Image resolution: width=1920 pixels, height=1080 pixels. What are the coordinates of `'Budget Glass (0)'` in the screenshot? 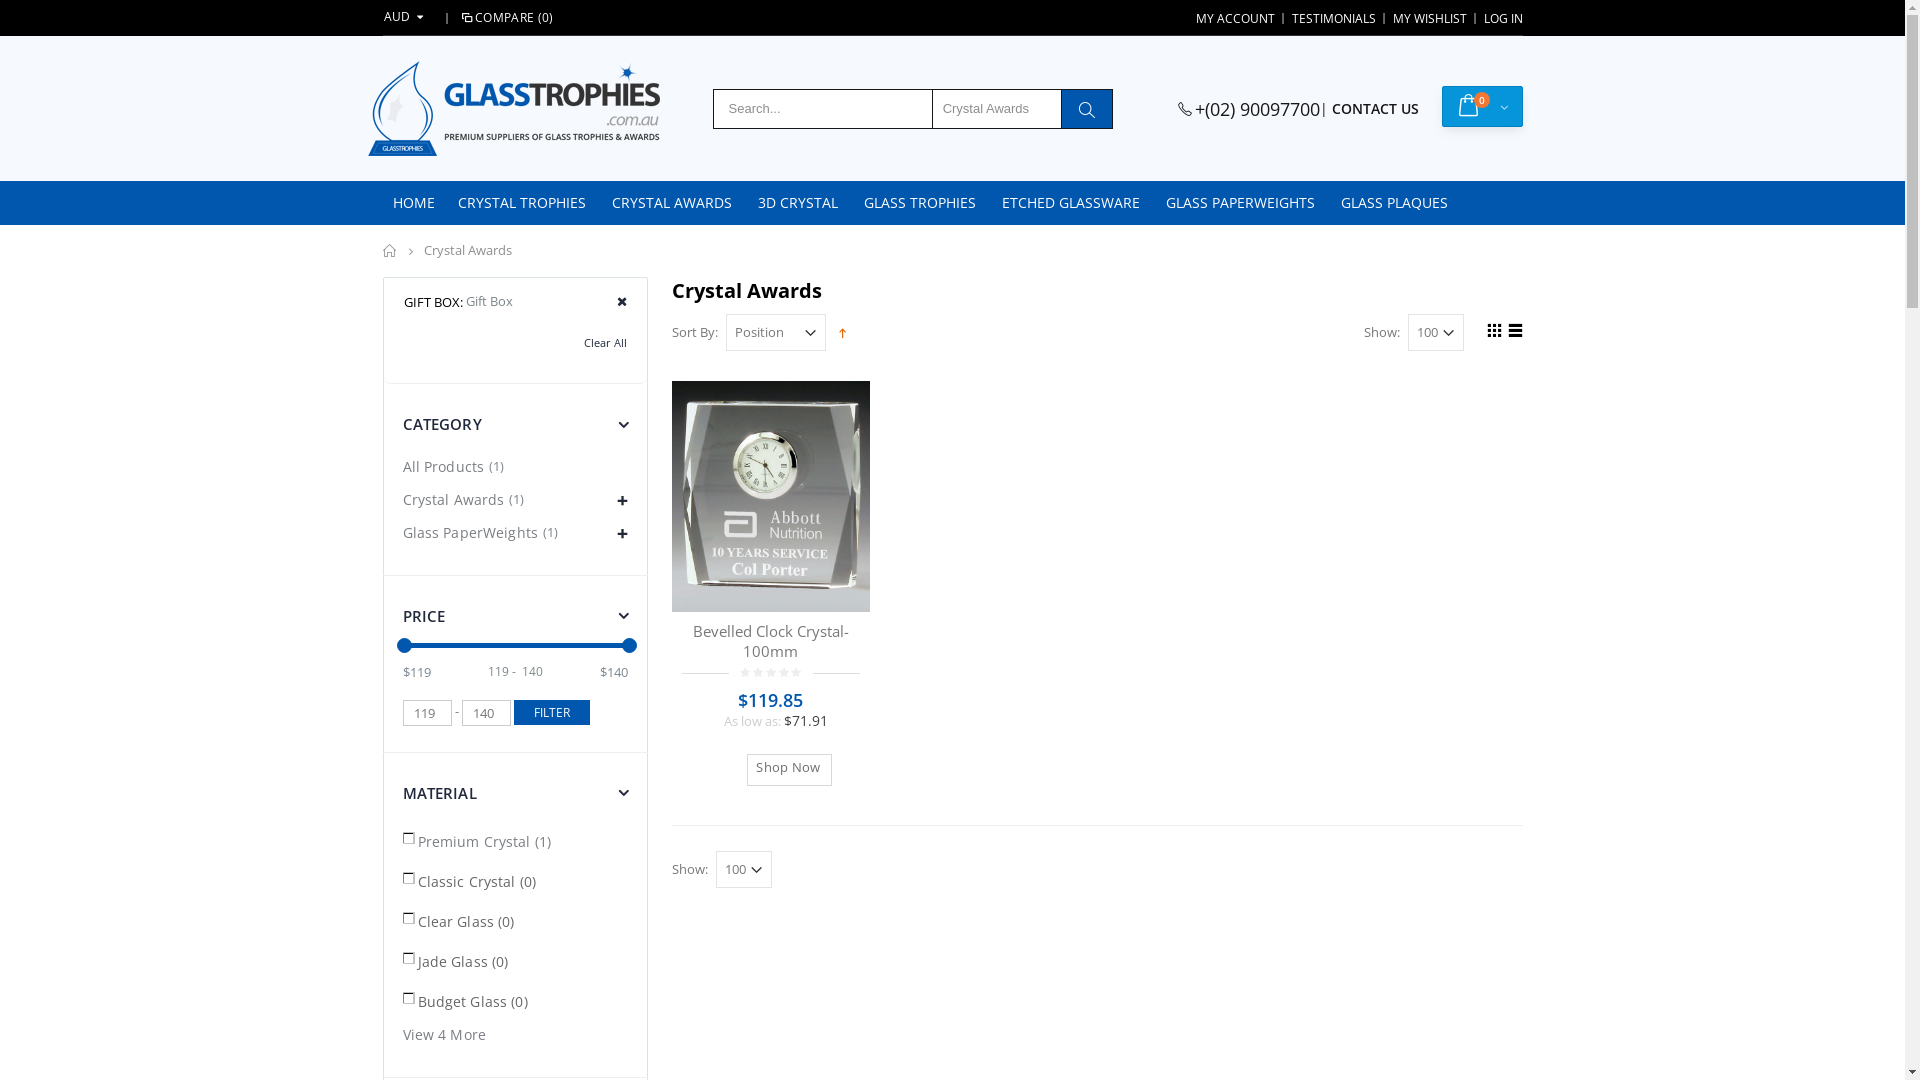 It's located at (465, 998).